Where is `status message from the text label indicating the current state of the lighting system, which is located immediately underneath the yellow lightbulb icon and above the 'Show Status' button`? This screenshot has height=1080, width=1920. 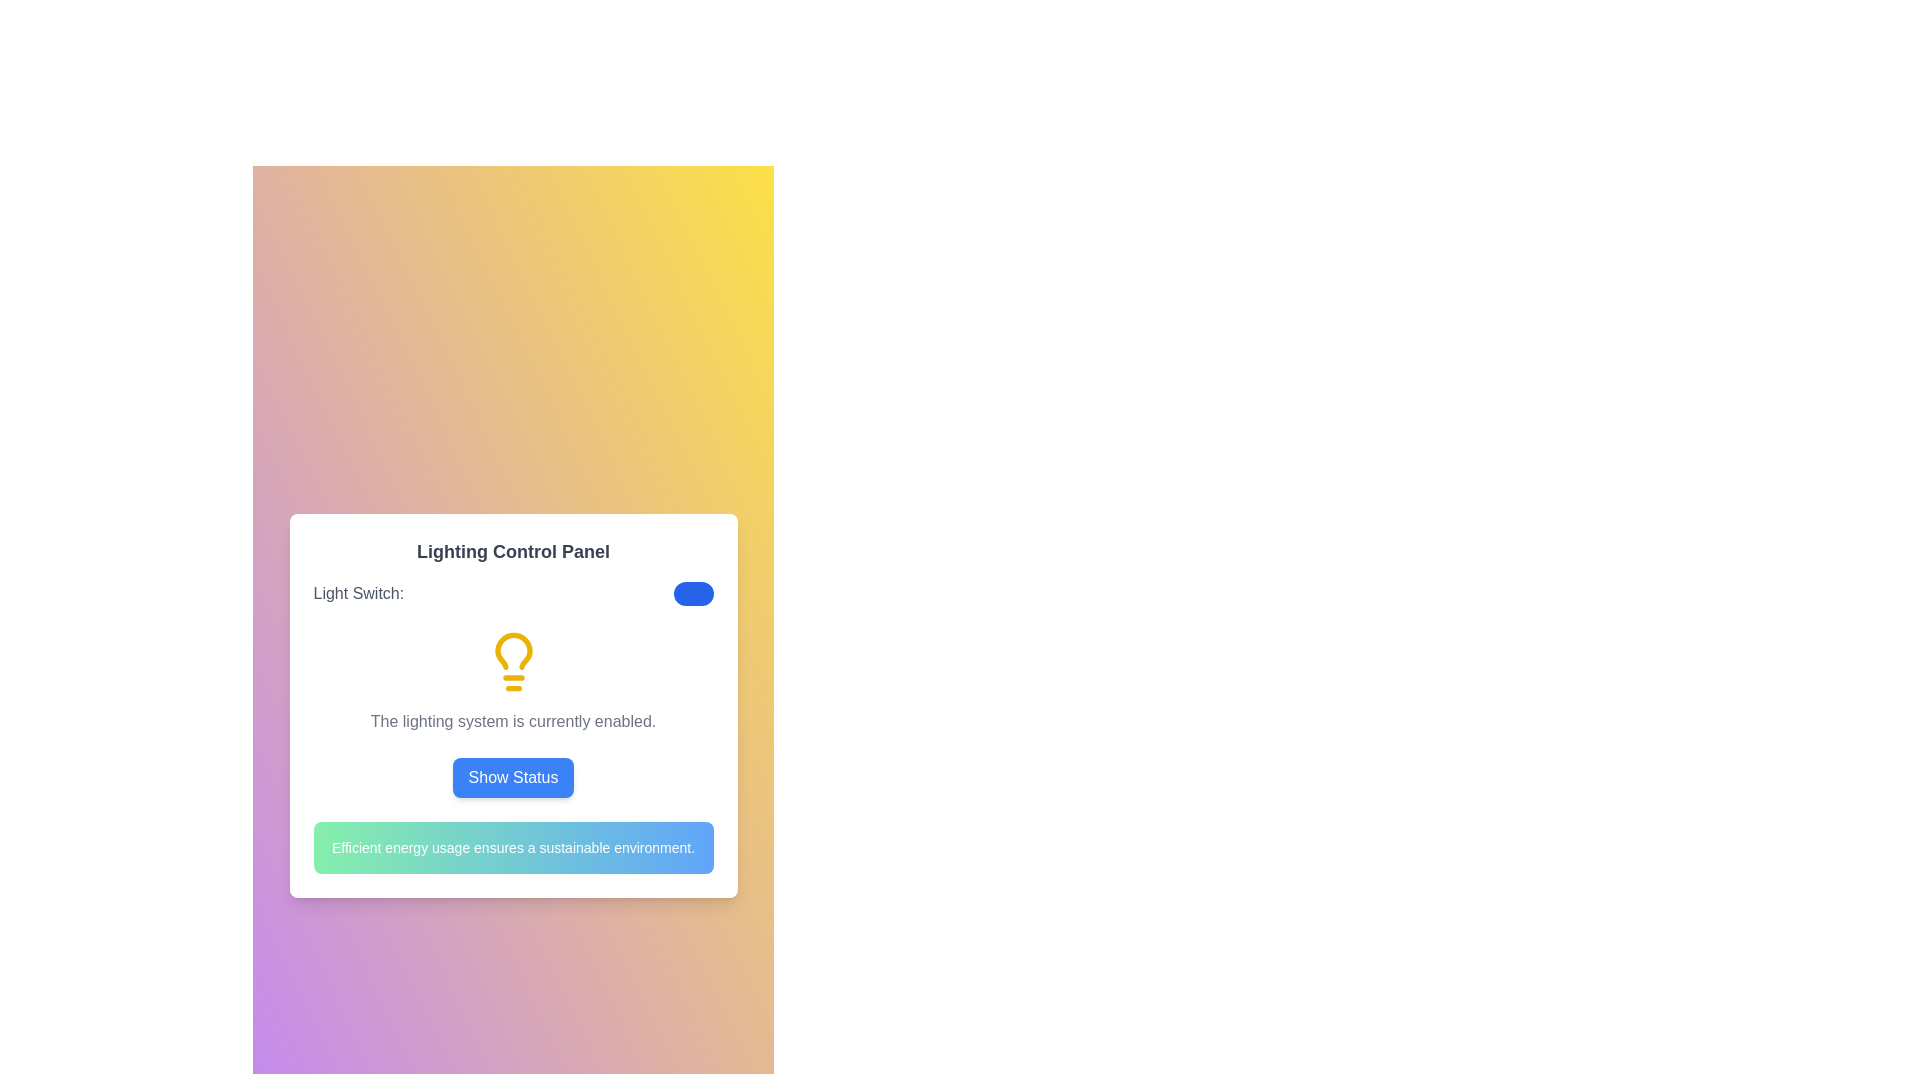
status message from the text label indicating the current state of the lighting system, which is located immediately underneath the yellow lightbulb icon and above the 'Show Status' button is located at coordinates (513, 721).